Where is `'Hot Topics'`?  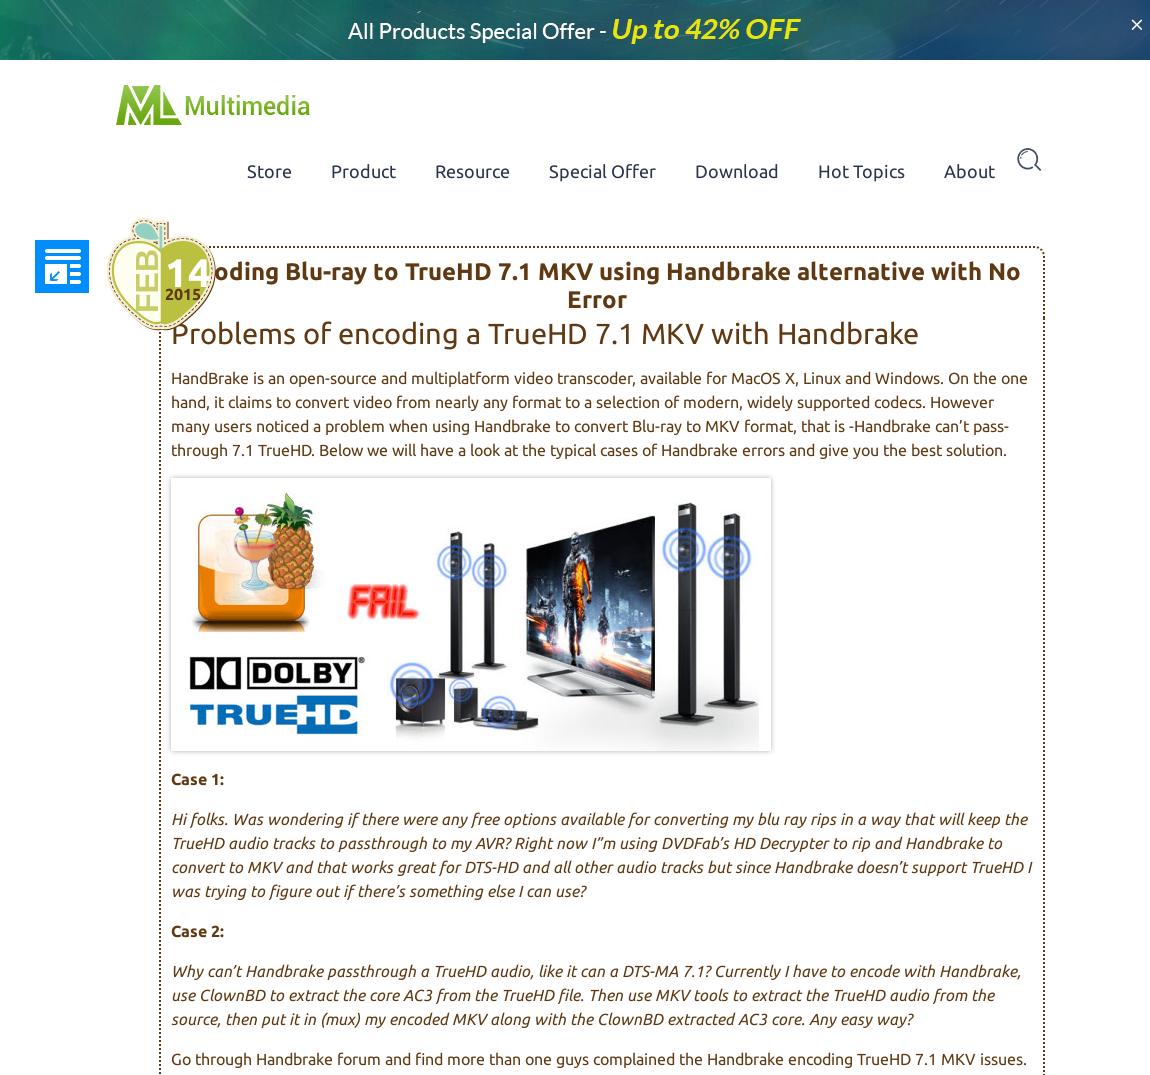
'Hot Topics' is located at coordinates (860, 171).